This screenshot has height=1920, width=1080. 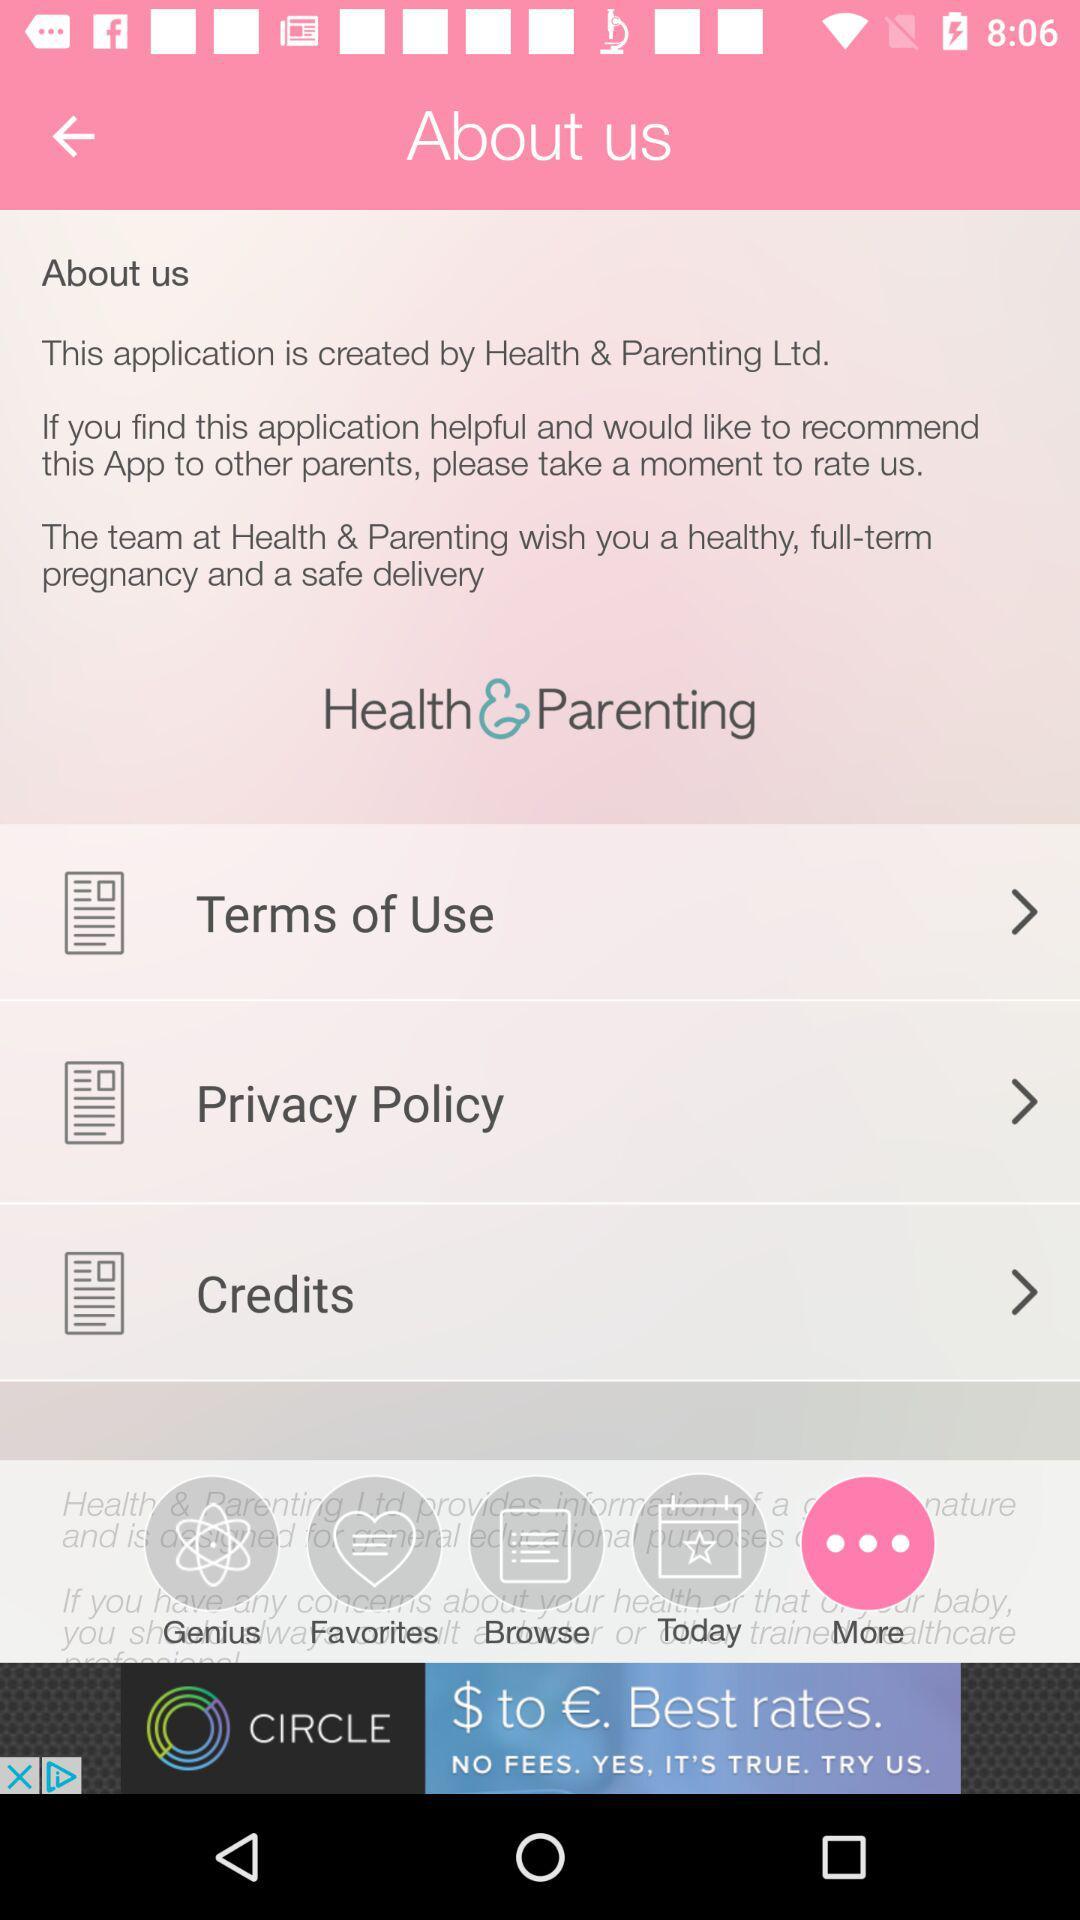 I want to click on phone app downloads, so click(x=540, y=1534).